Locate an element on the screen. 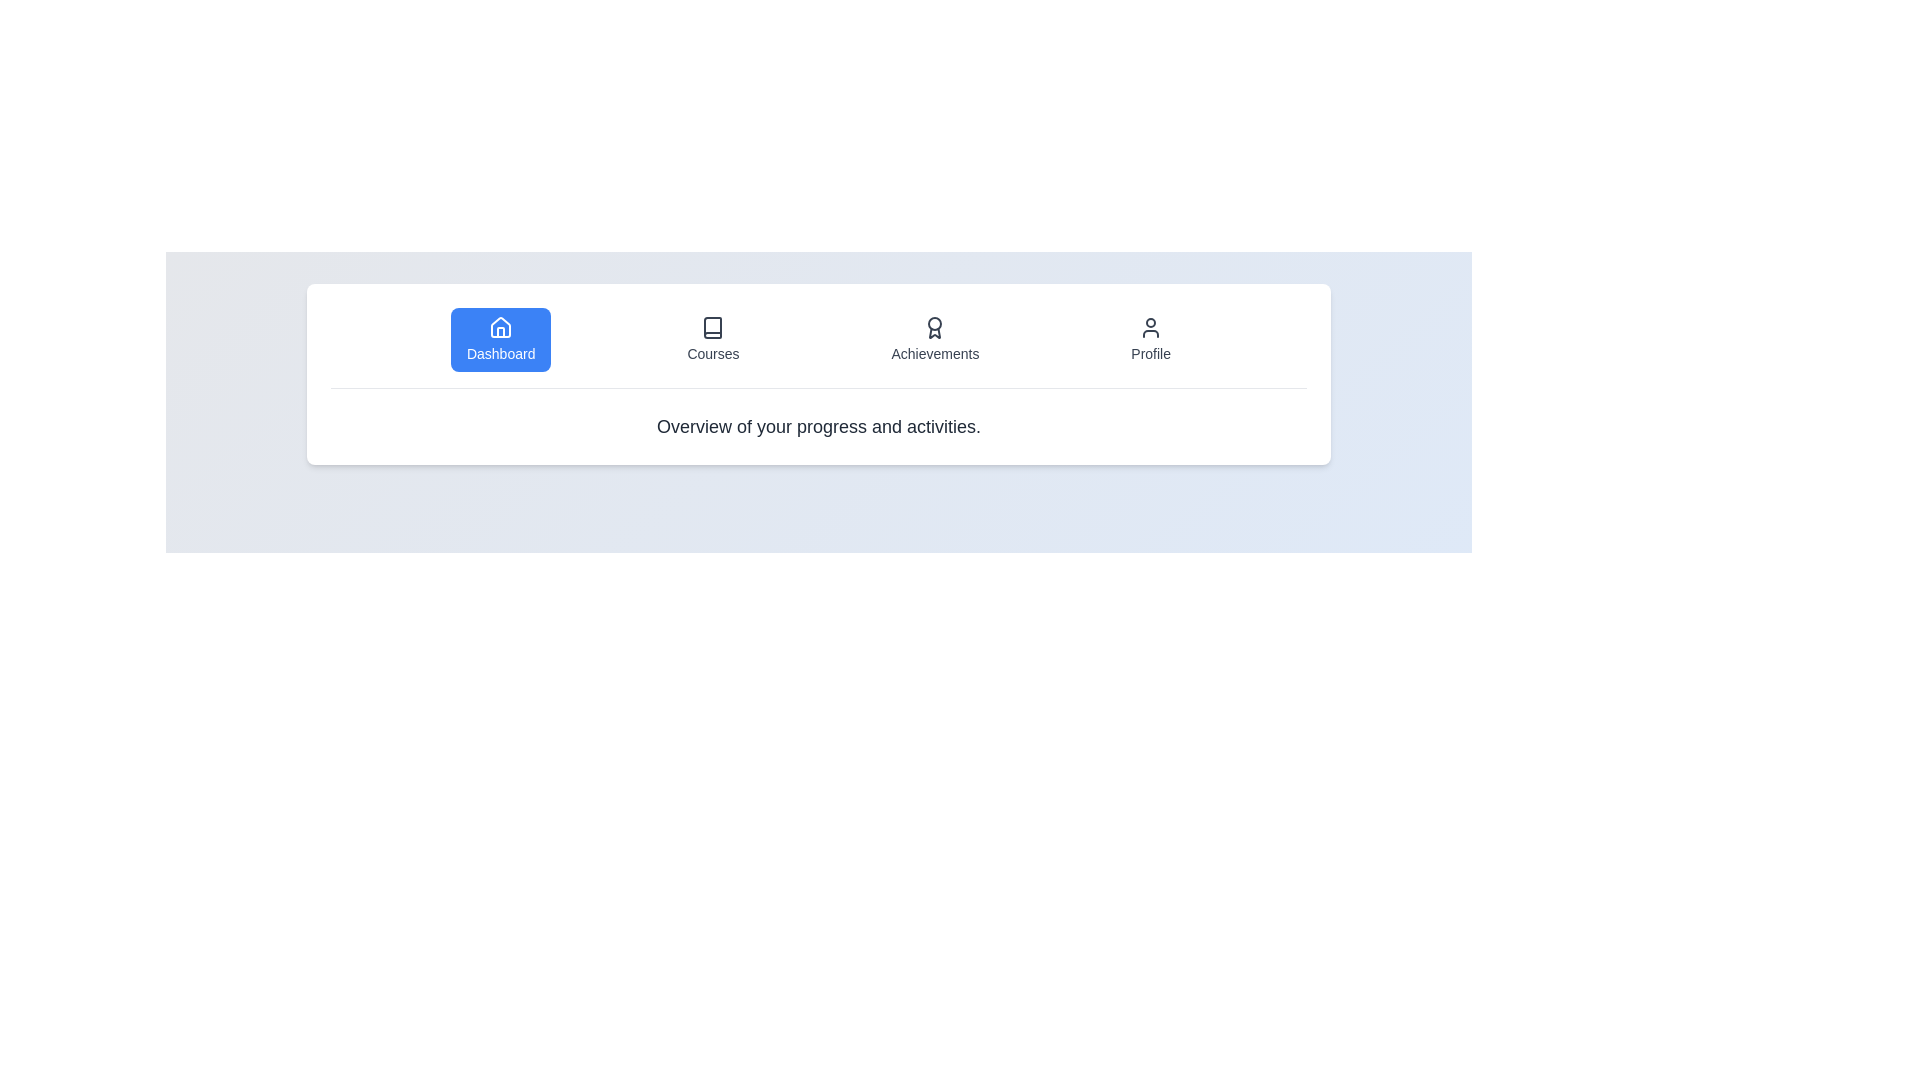  label text indicating the purpose of the navigation item that likely leads to a profile or account page, located below the user silhouette icon is located at coordinates (1151, 353).